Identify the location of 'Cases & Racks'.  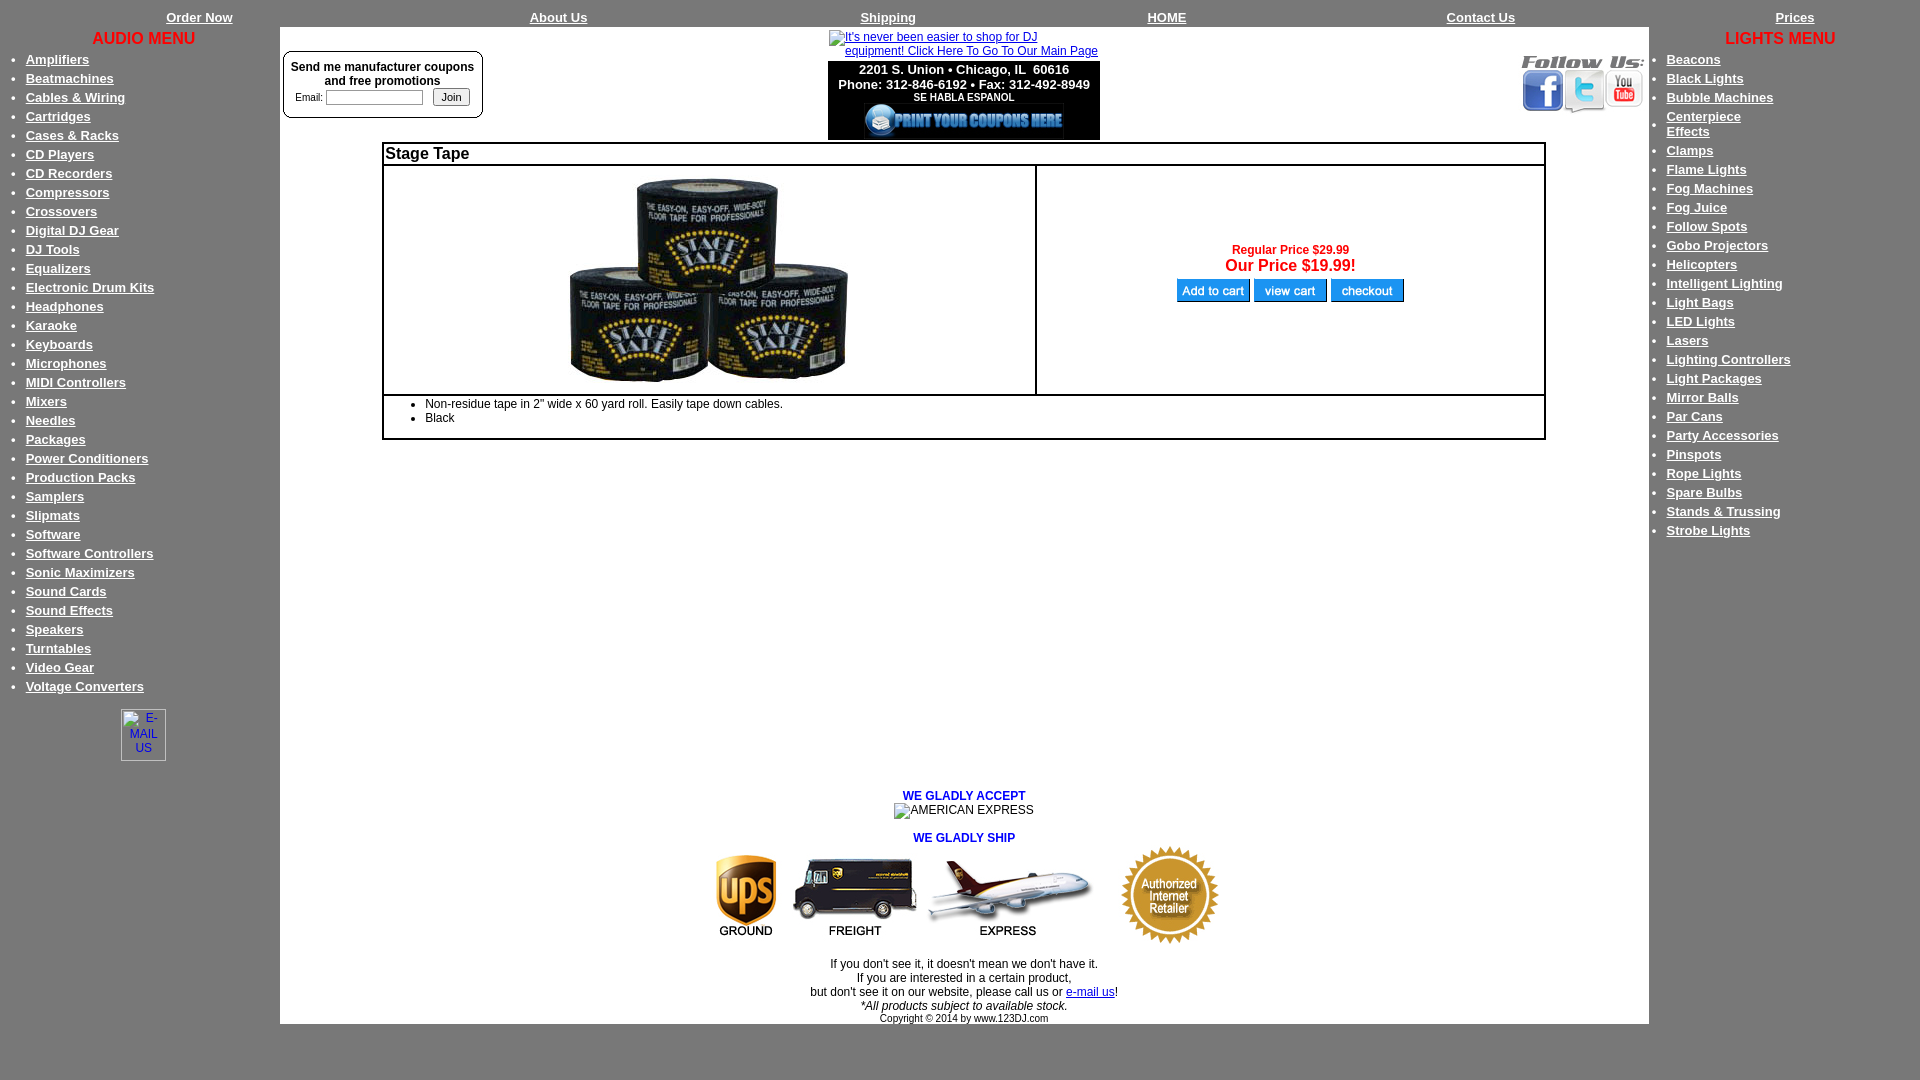
(72, 135).